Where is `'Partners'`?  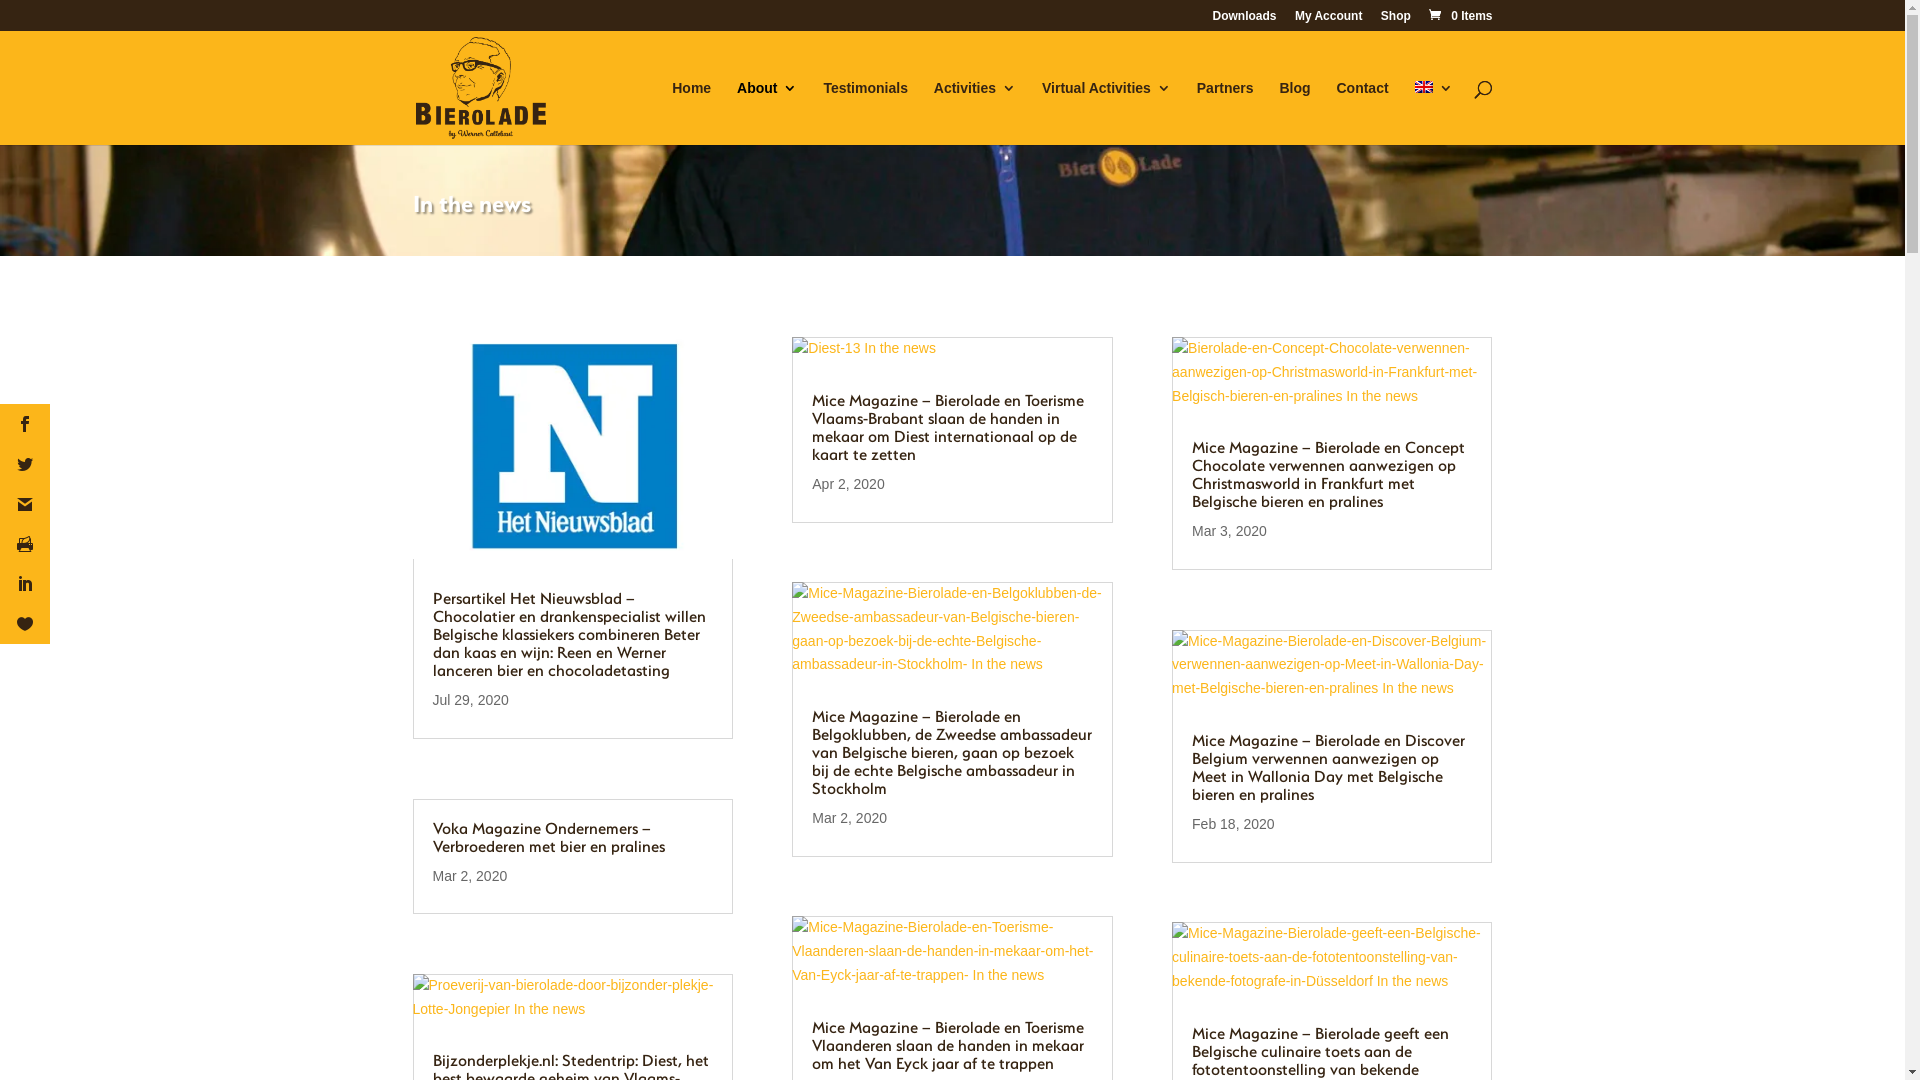 'Partners' is located at coordinates (1196, 112).